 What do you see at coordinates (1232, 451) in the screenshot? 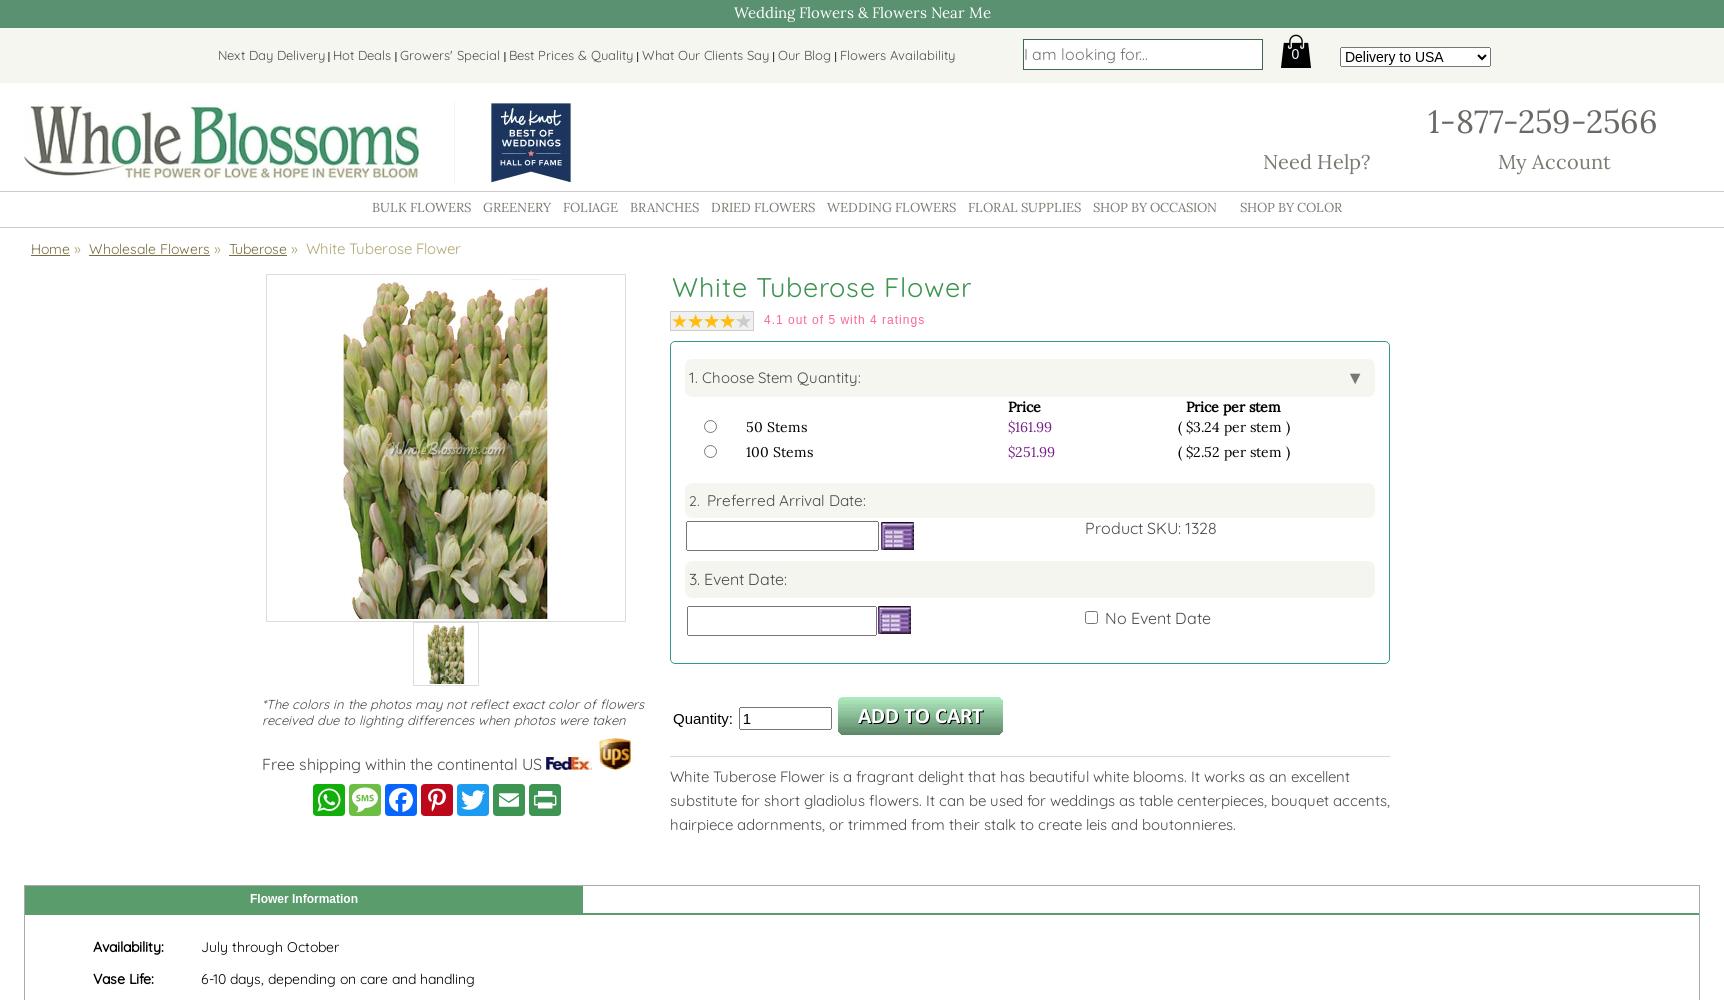
I see `'(  $2.52 per stem )'` at bounding box center [1232, 451].